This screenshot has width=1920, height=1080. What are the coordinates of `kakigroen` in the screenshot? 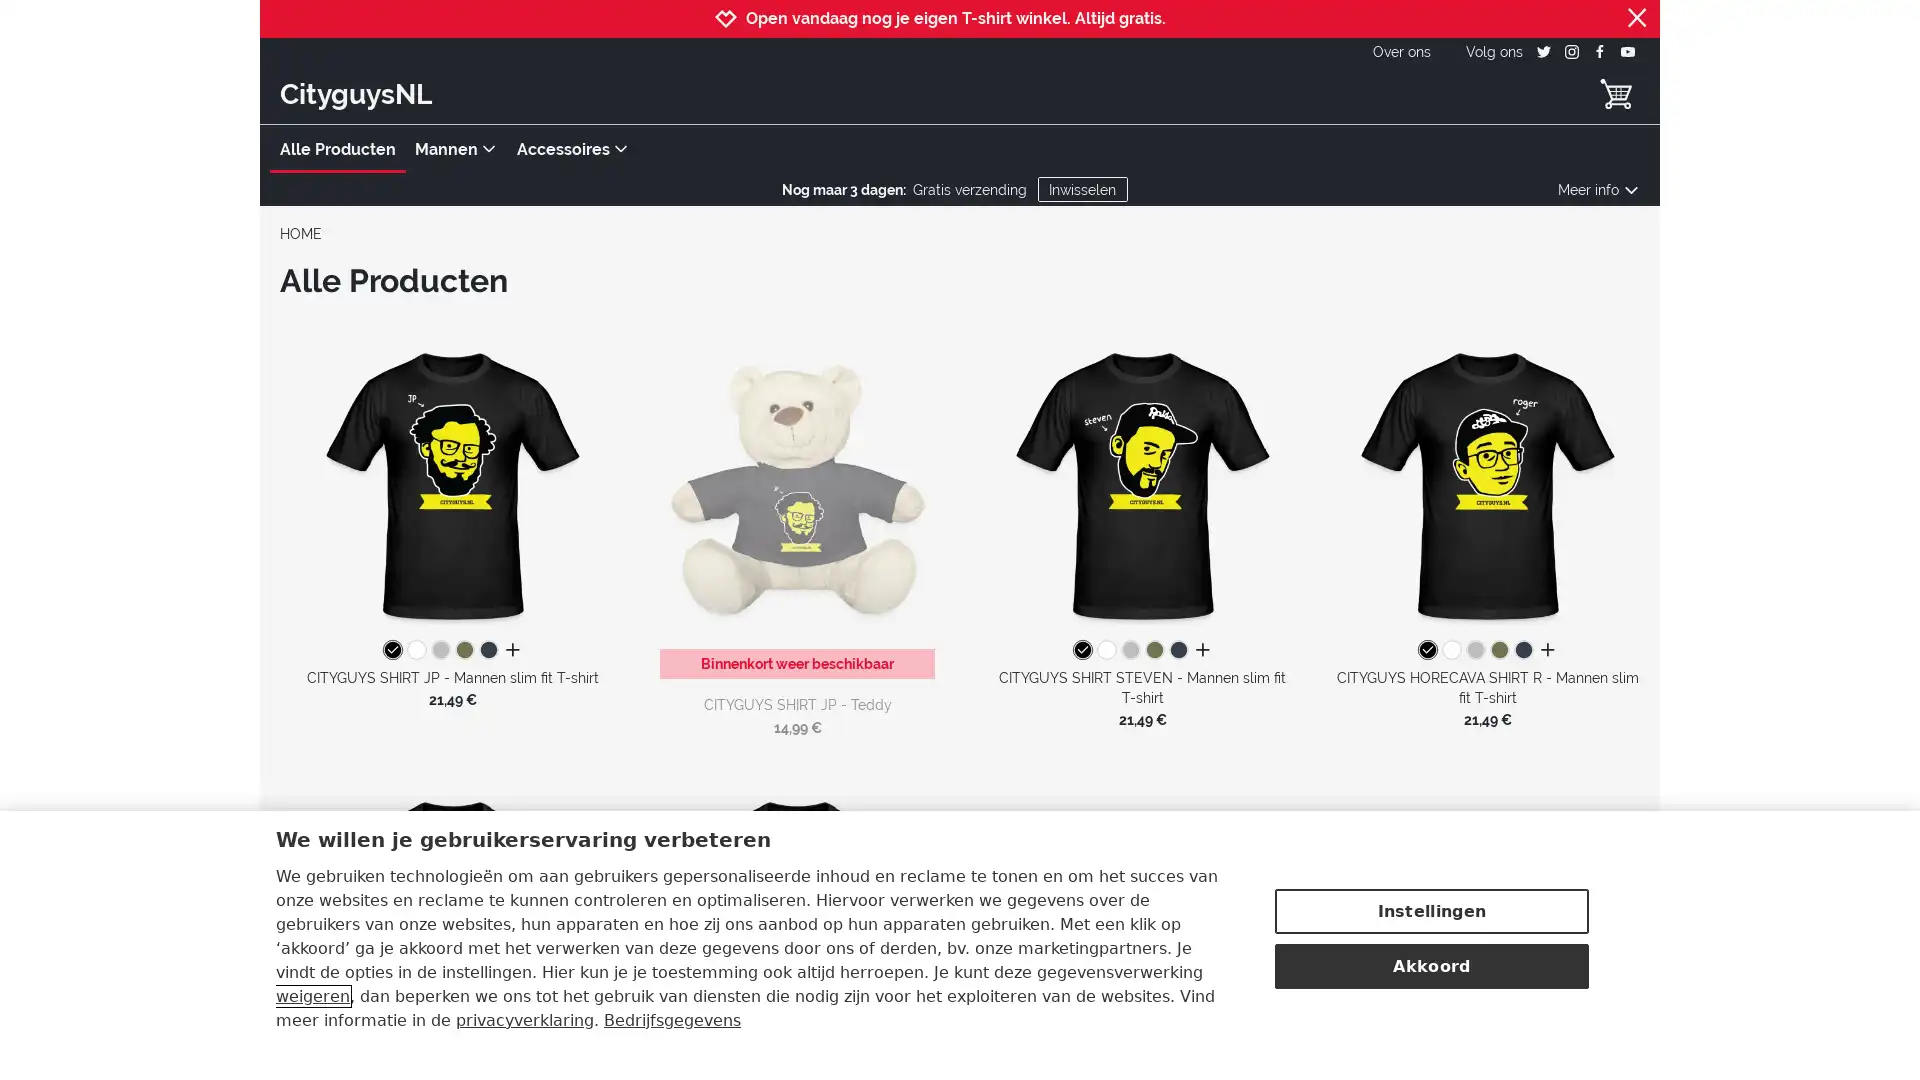 It's located at (1153, 651).